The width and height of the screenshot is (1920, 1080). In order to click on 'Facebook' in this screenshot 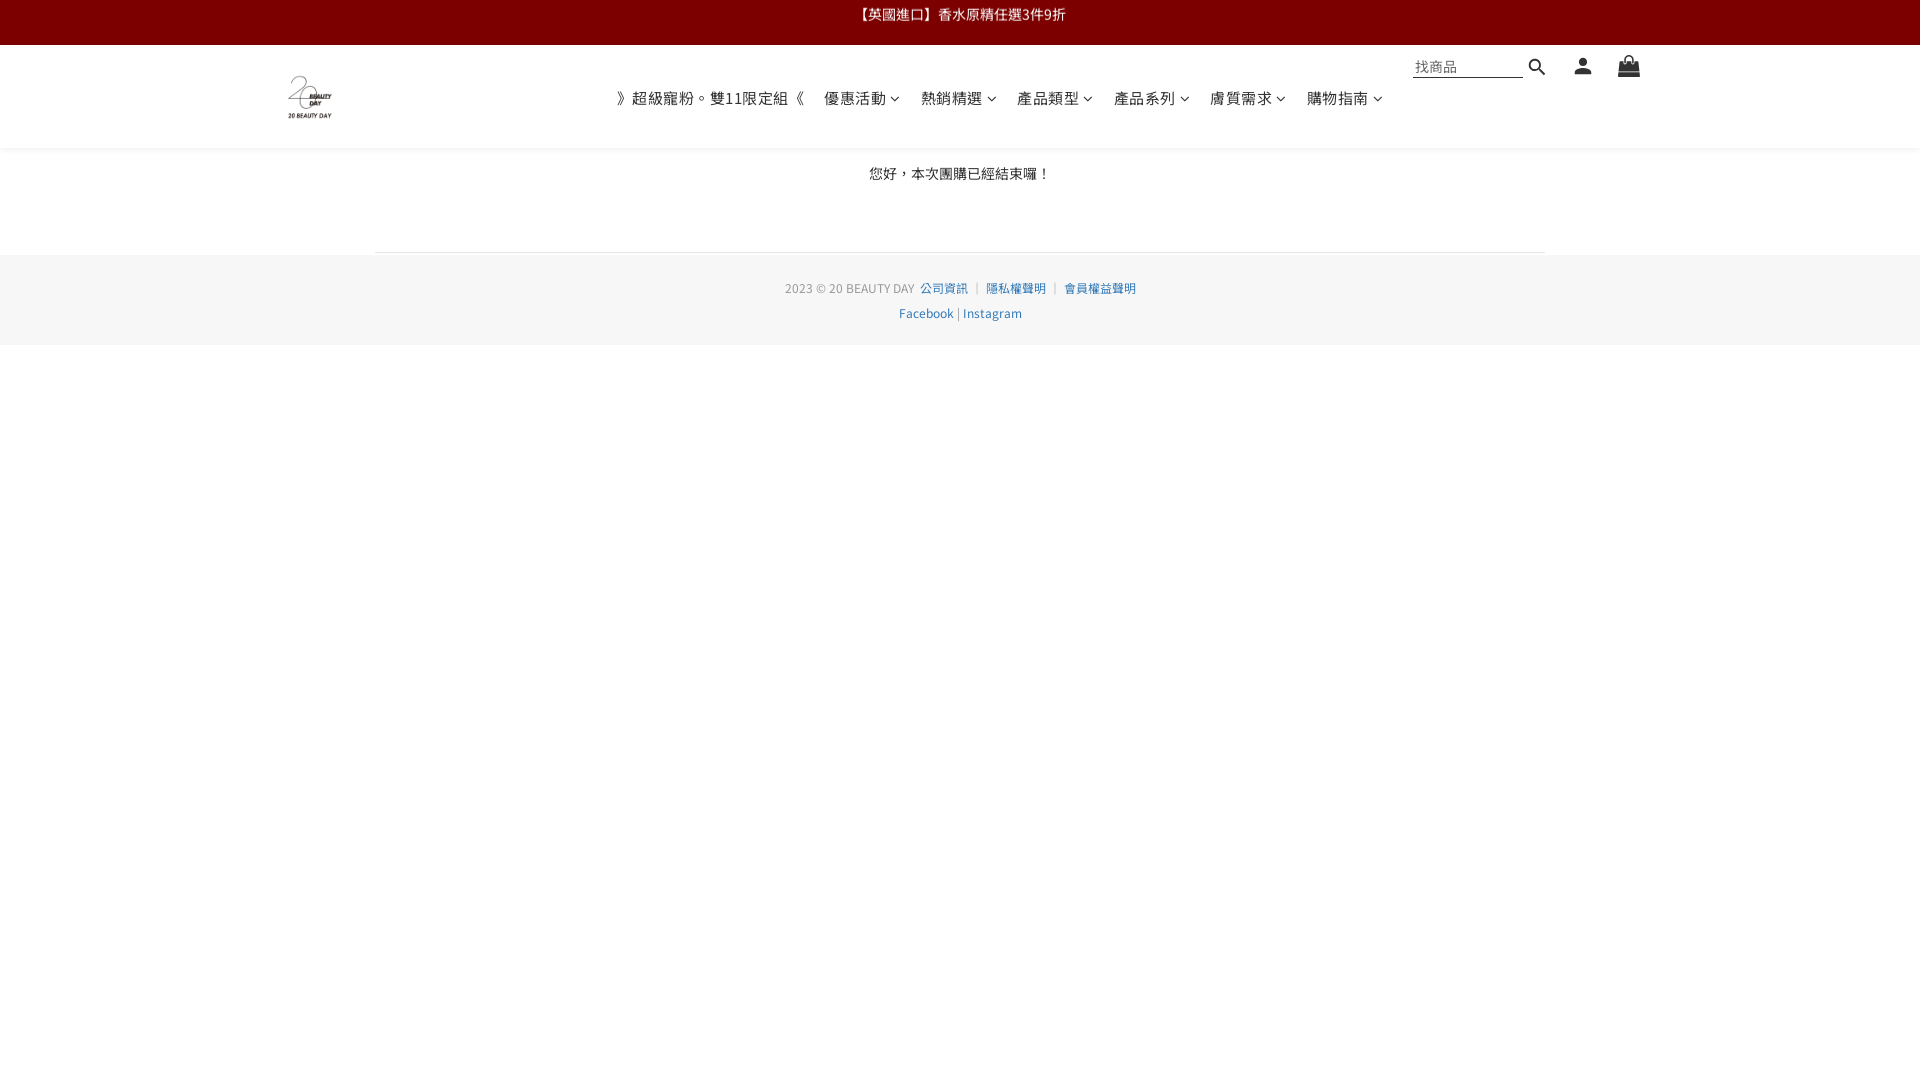, I will do `click(924, 312)`.